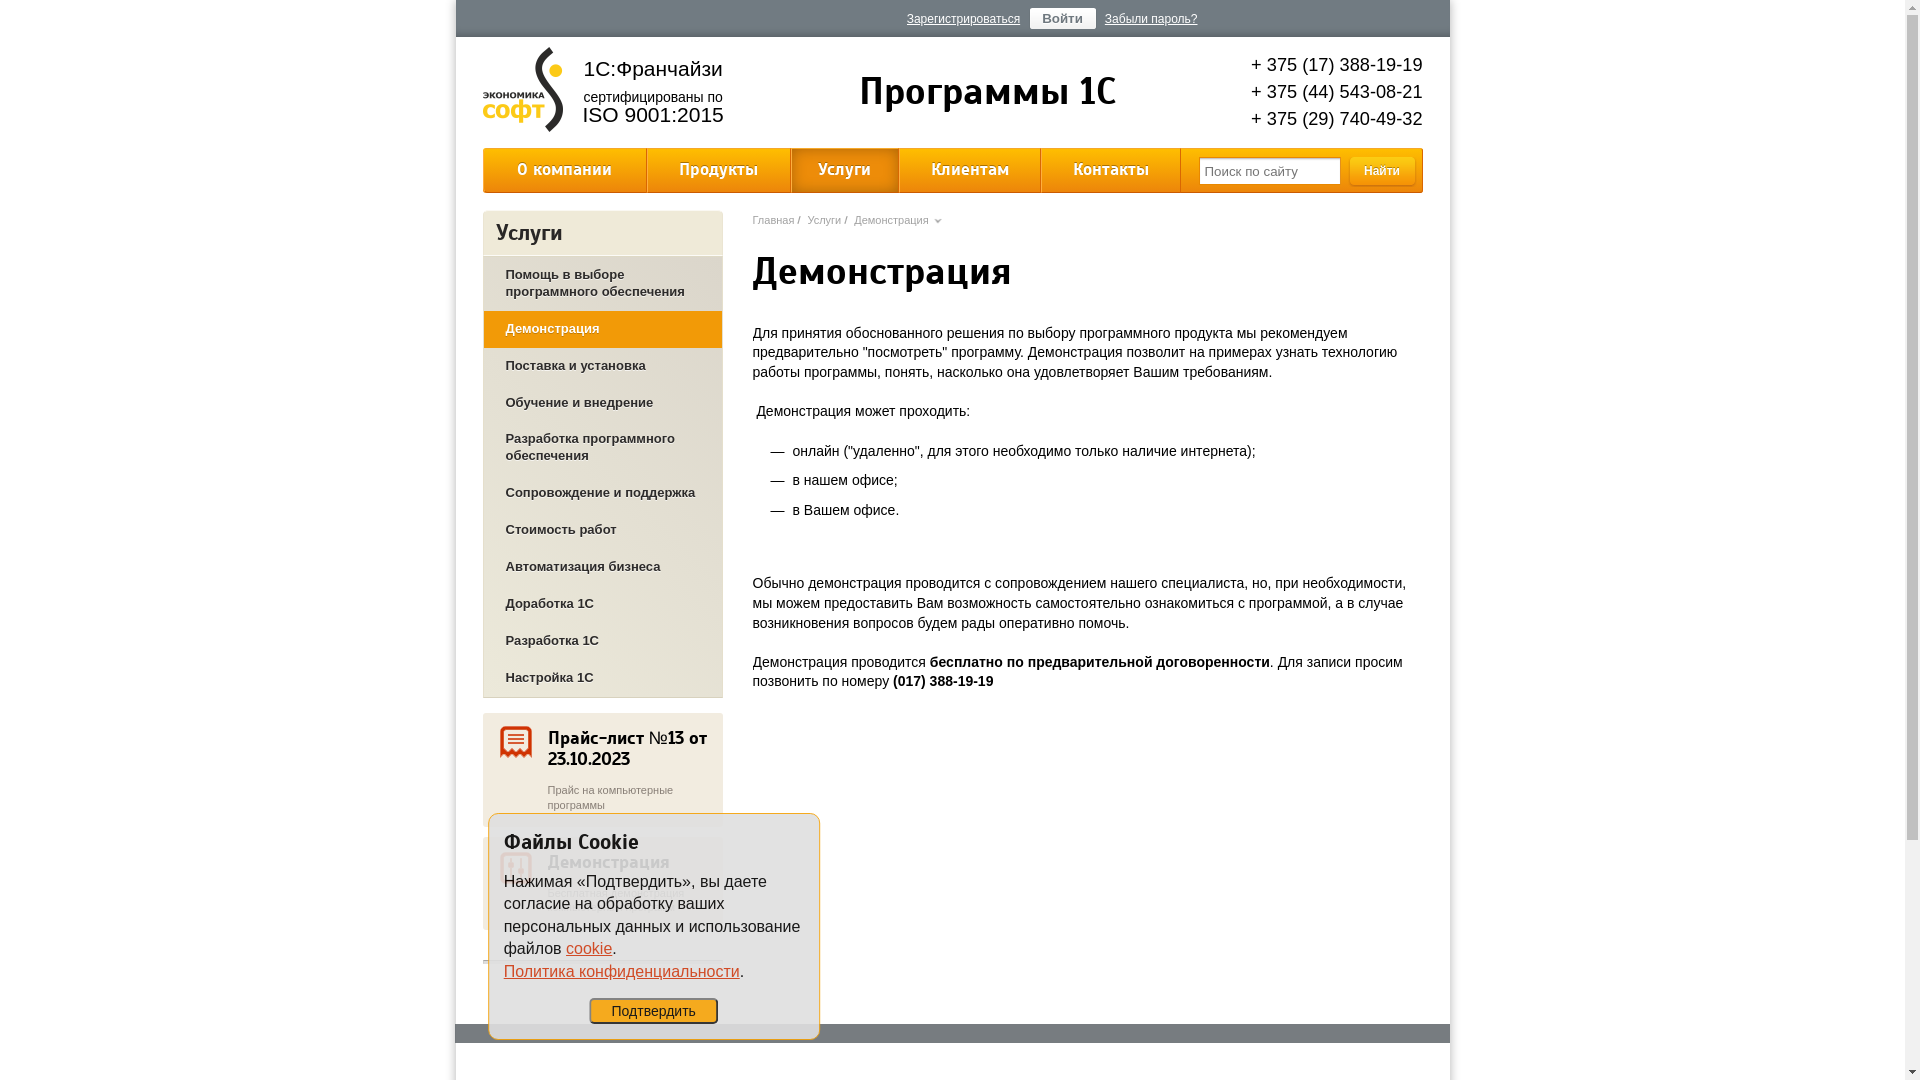 The height and width of the screenshot is (1080, 1920). What do you see at coordinates (565, 947) in the screenshot?
I see `'cookie'` at bounding box center [565, 947].